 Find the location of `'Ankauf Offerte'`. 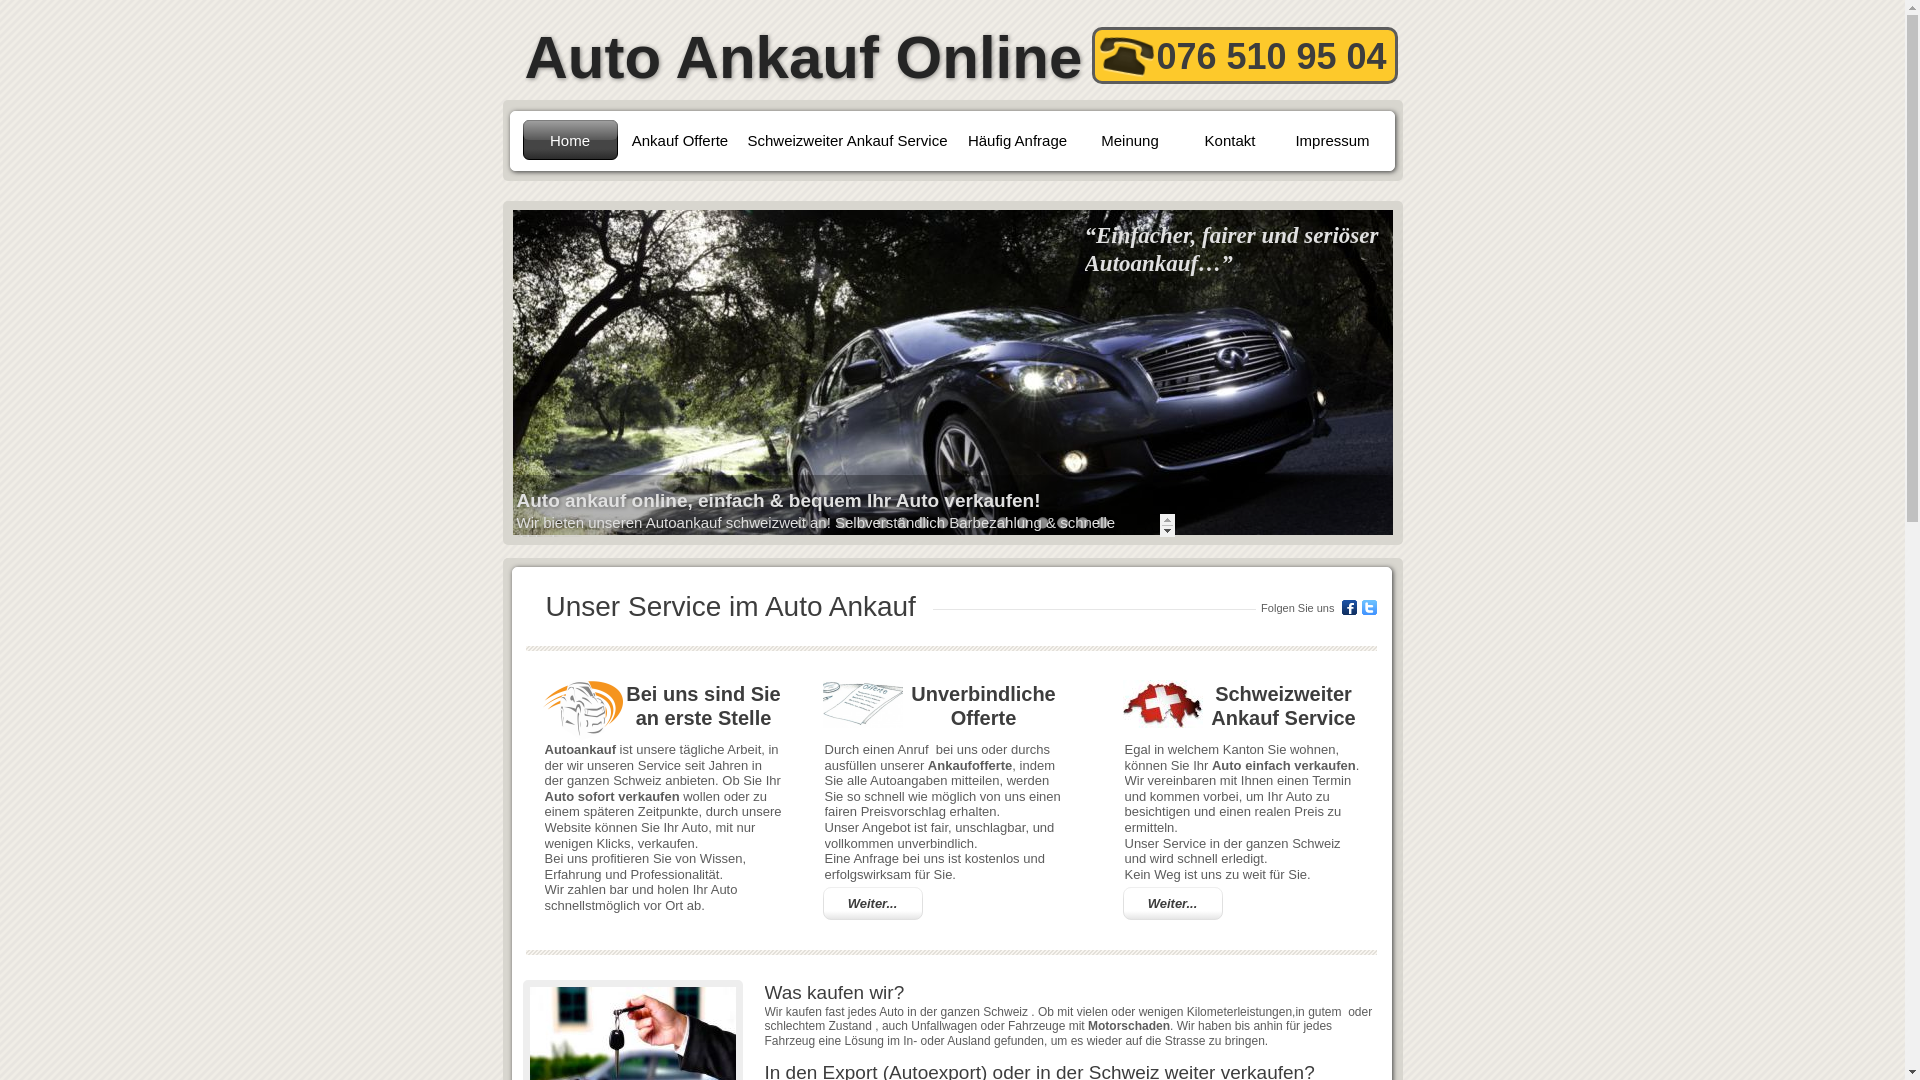

'Ankauf Offerte' is located at coordinates (680, 139).